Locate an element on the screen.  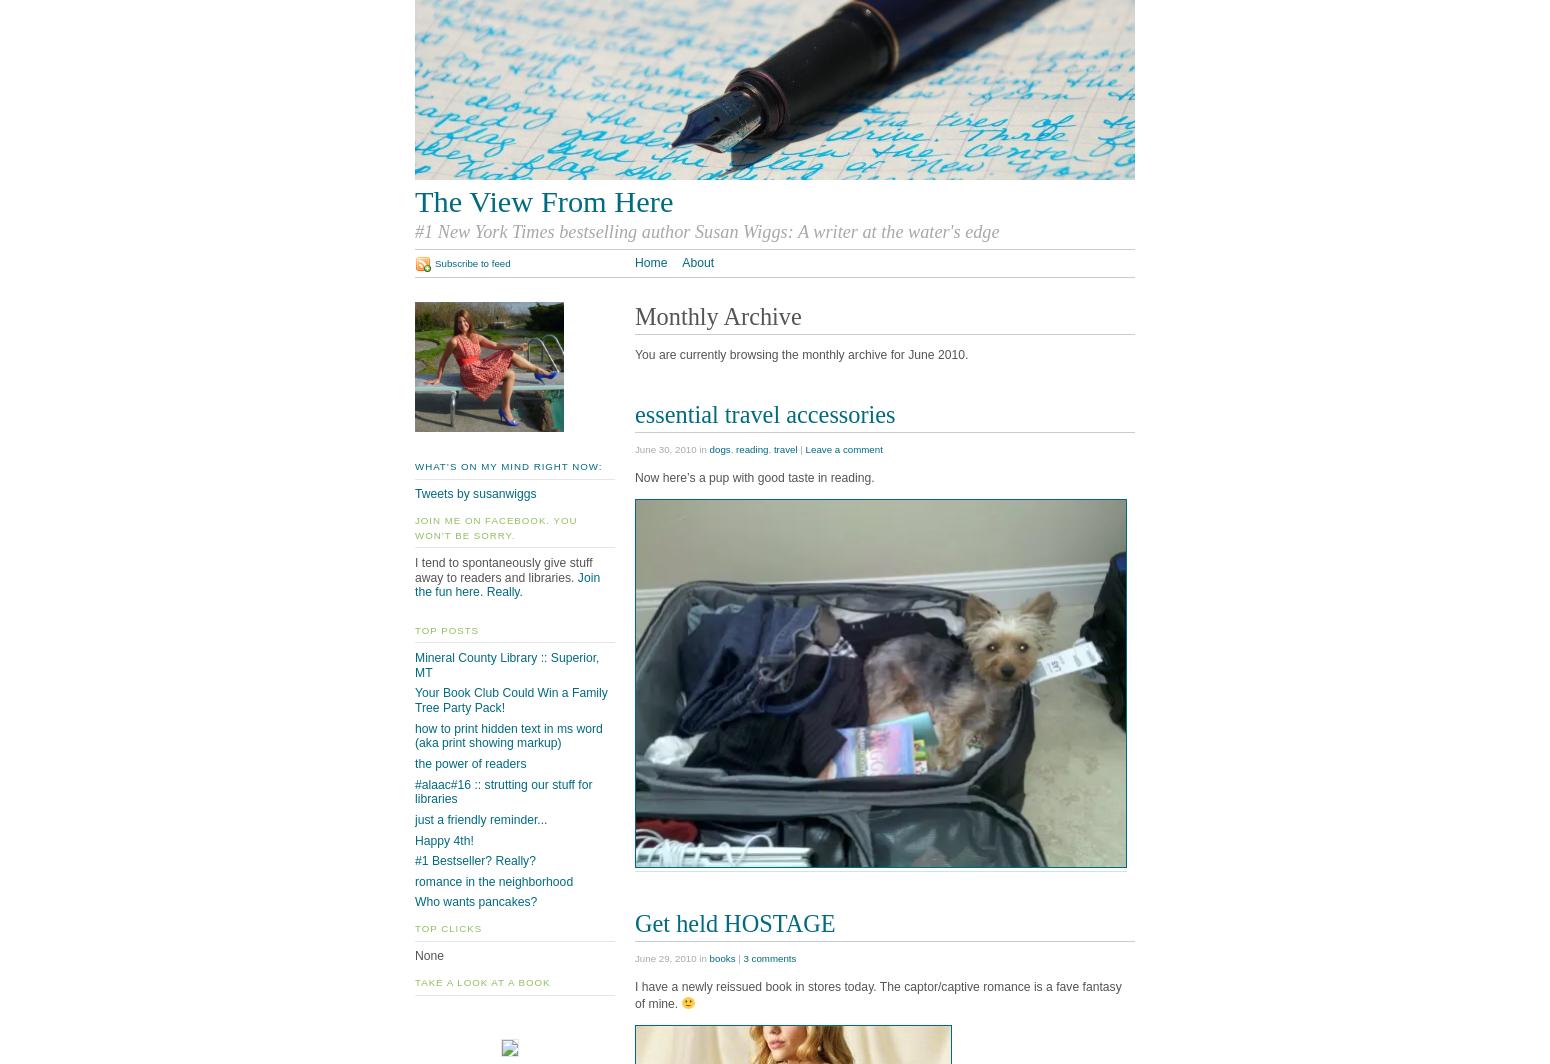
'just a friendly reminder...' is located at coordinates (479, 818).